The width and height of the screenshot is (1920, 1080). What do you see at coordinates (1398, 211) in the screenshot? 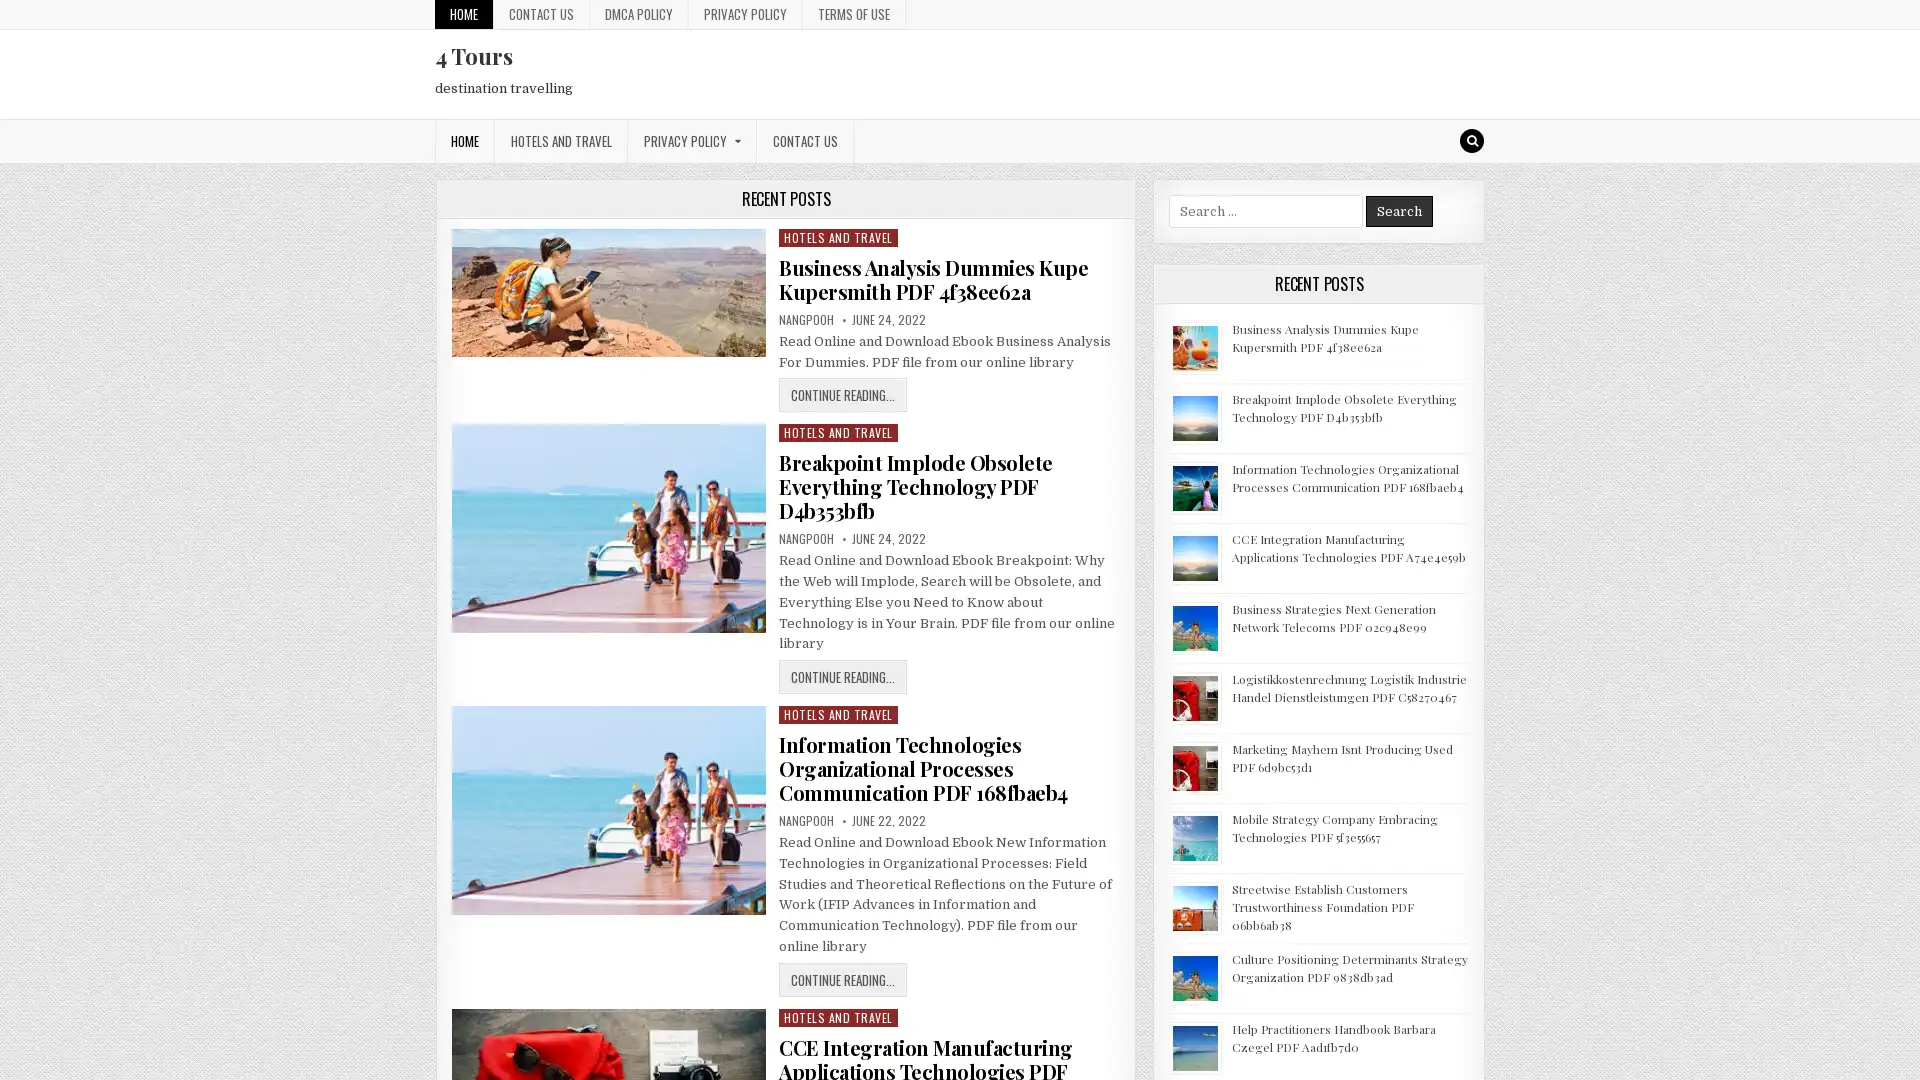
I see `Search` at bounding box center [1398, 211].